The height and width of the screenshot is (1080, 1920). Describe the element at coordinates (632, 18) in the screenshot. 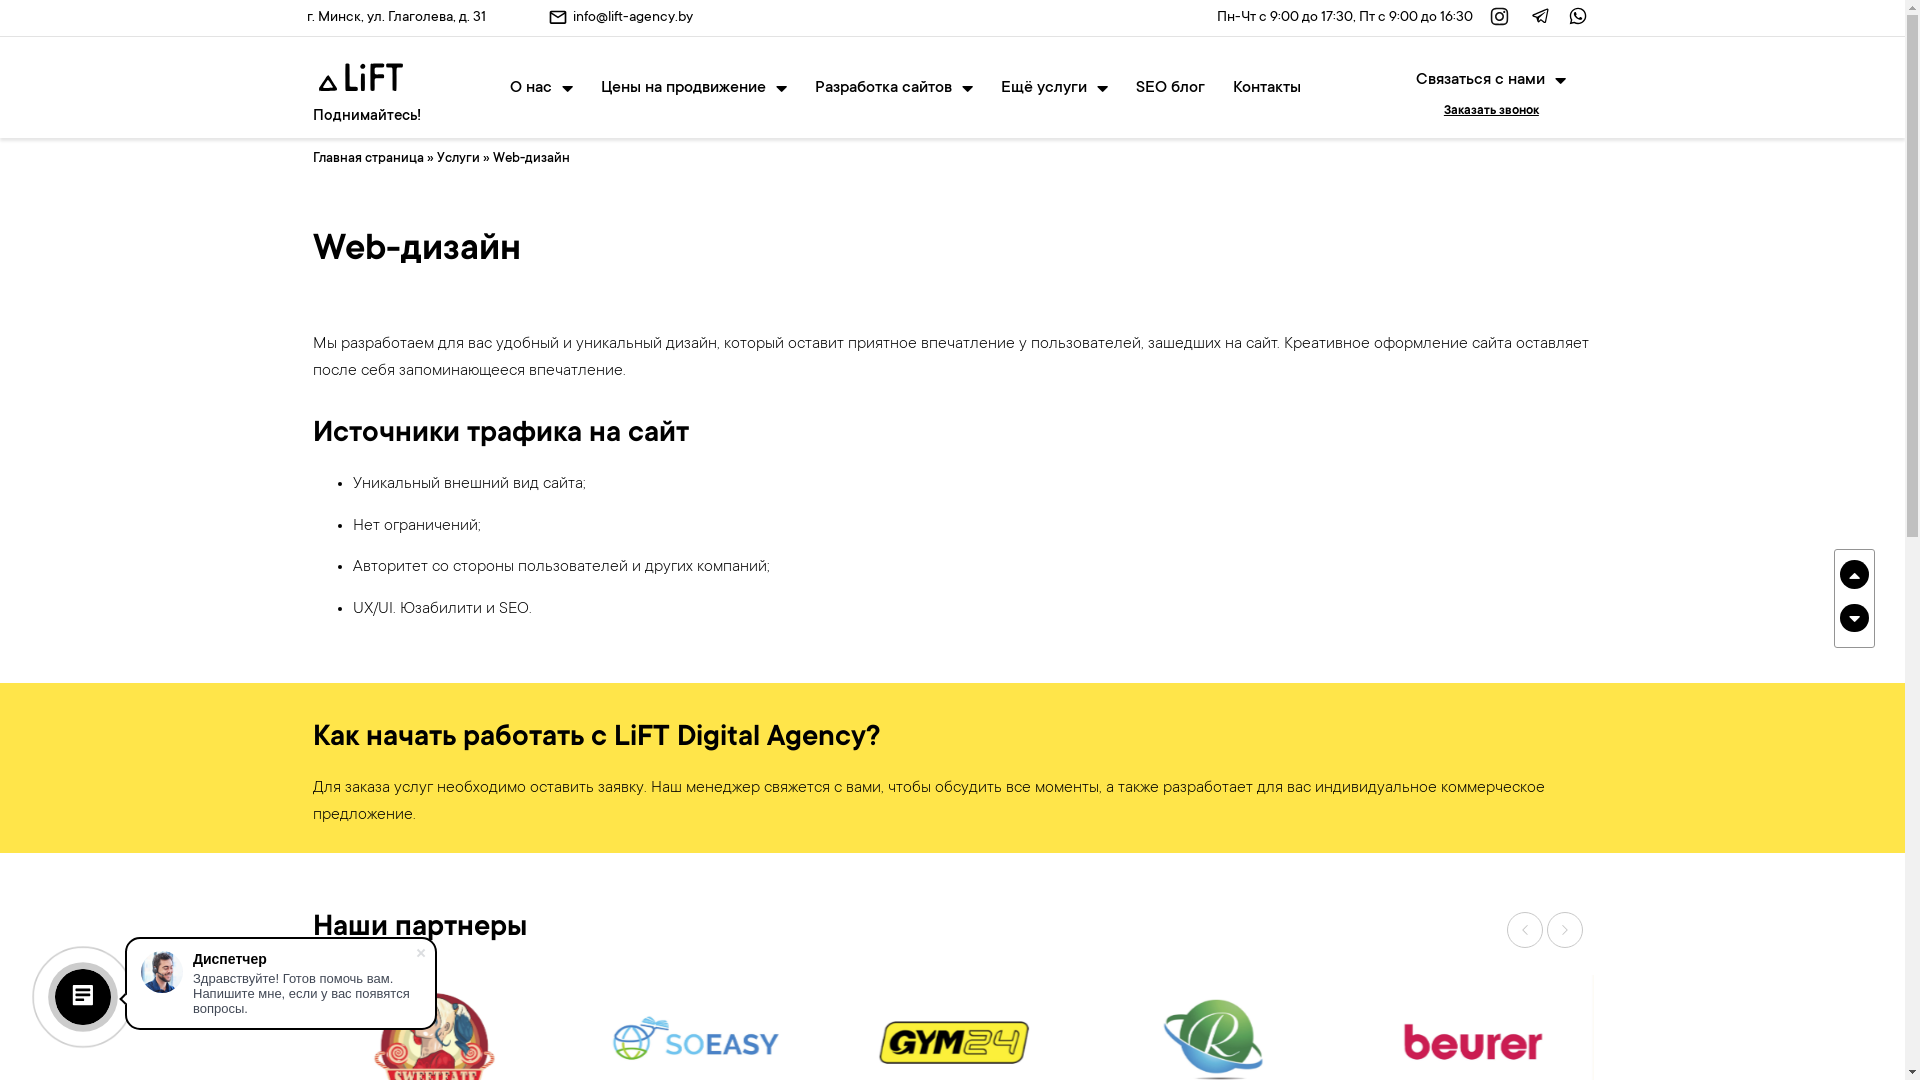

I see `'info@lift-agency.by'` at that location.